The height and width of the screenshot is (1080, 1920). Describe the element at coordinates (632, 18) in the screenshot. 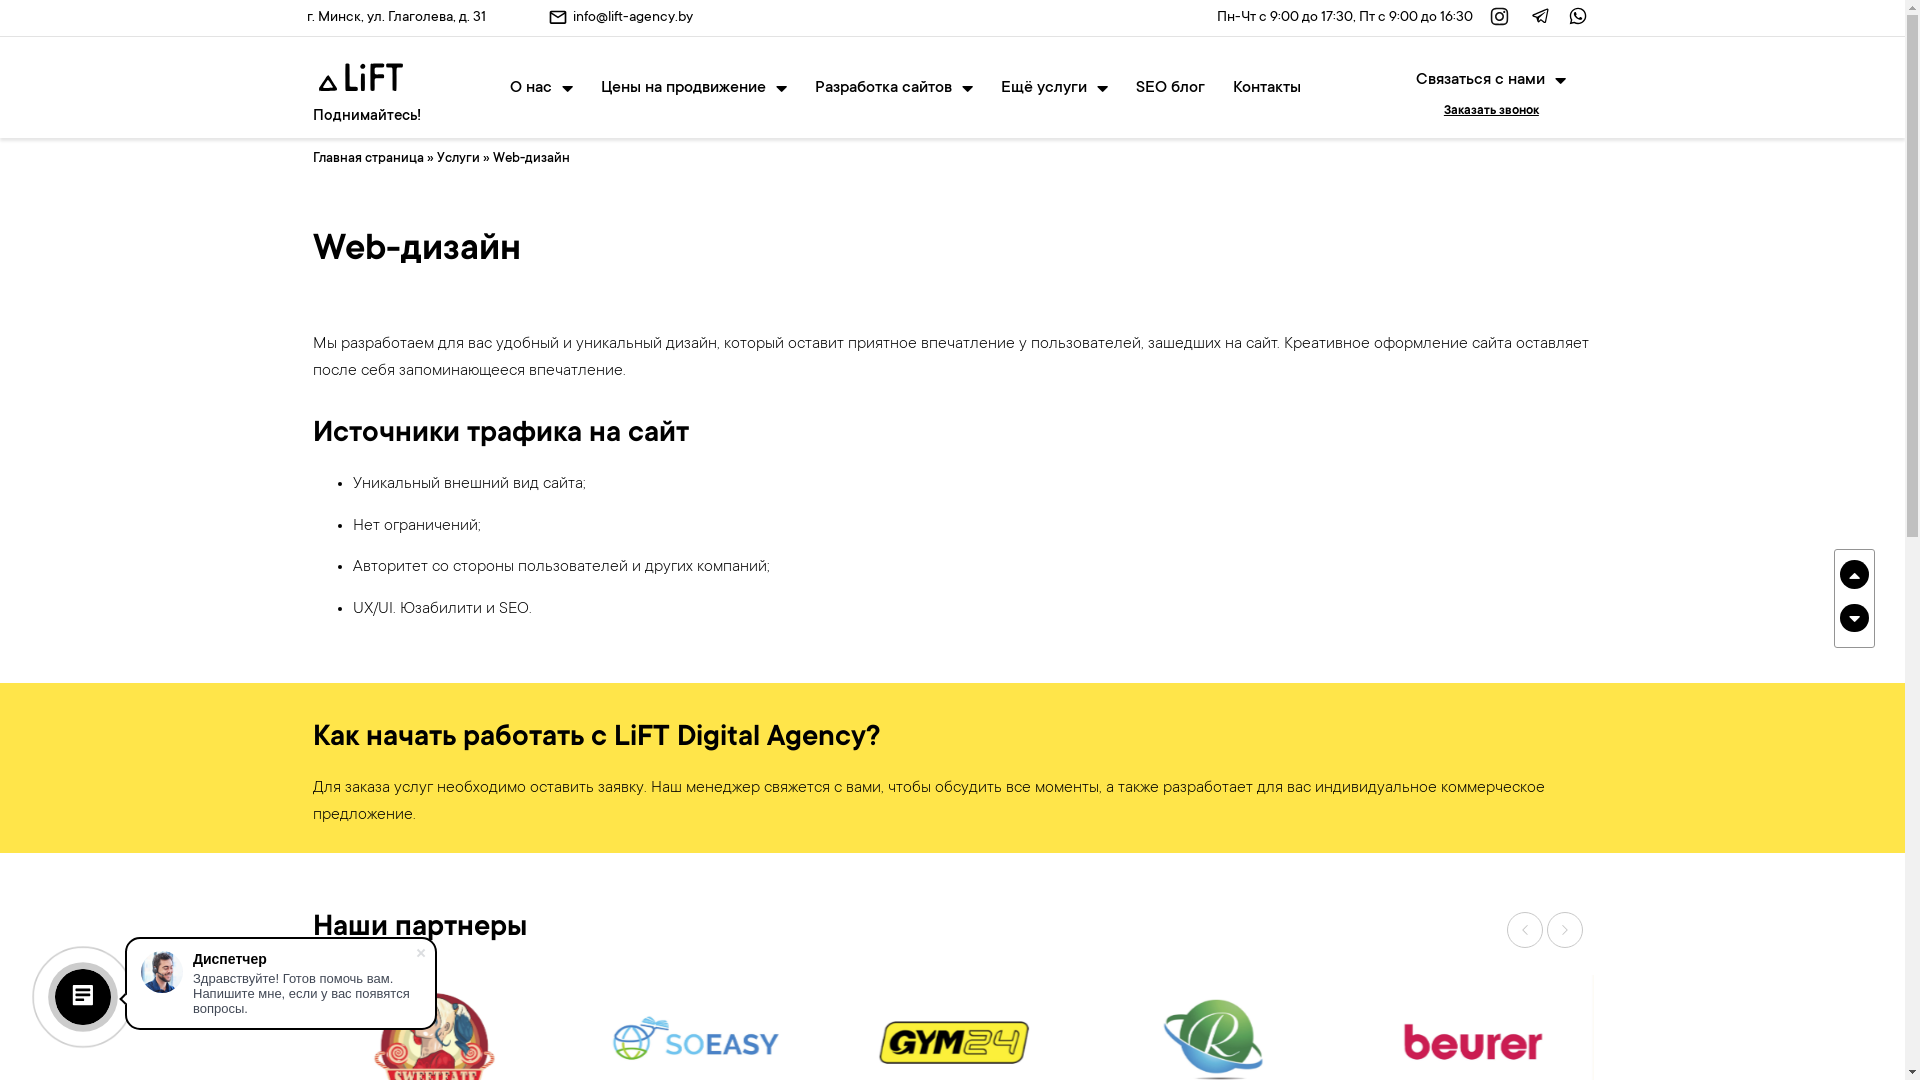

I see `'info@lift-agency.by'` at that location.